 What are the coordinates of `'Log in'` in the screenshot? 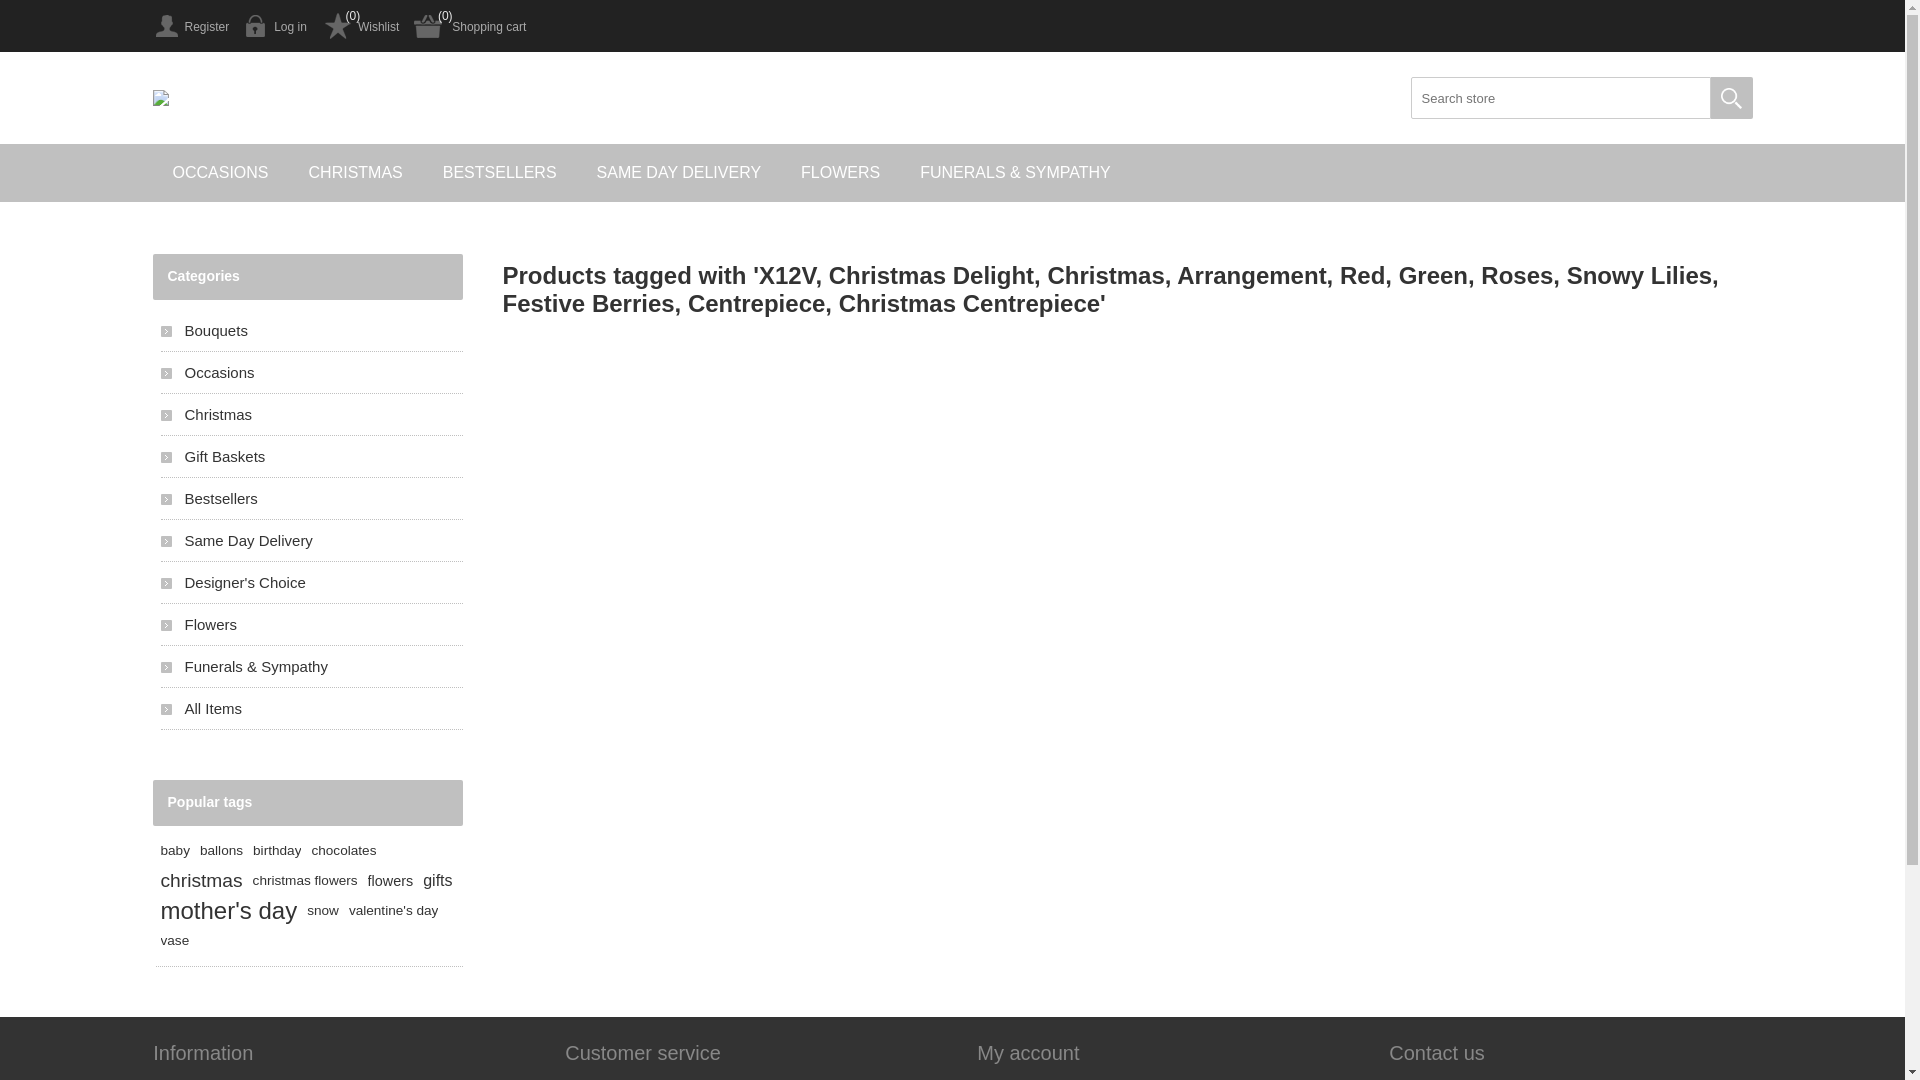 It's located at (274, 26).